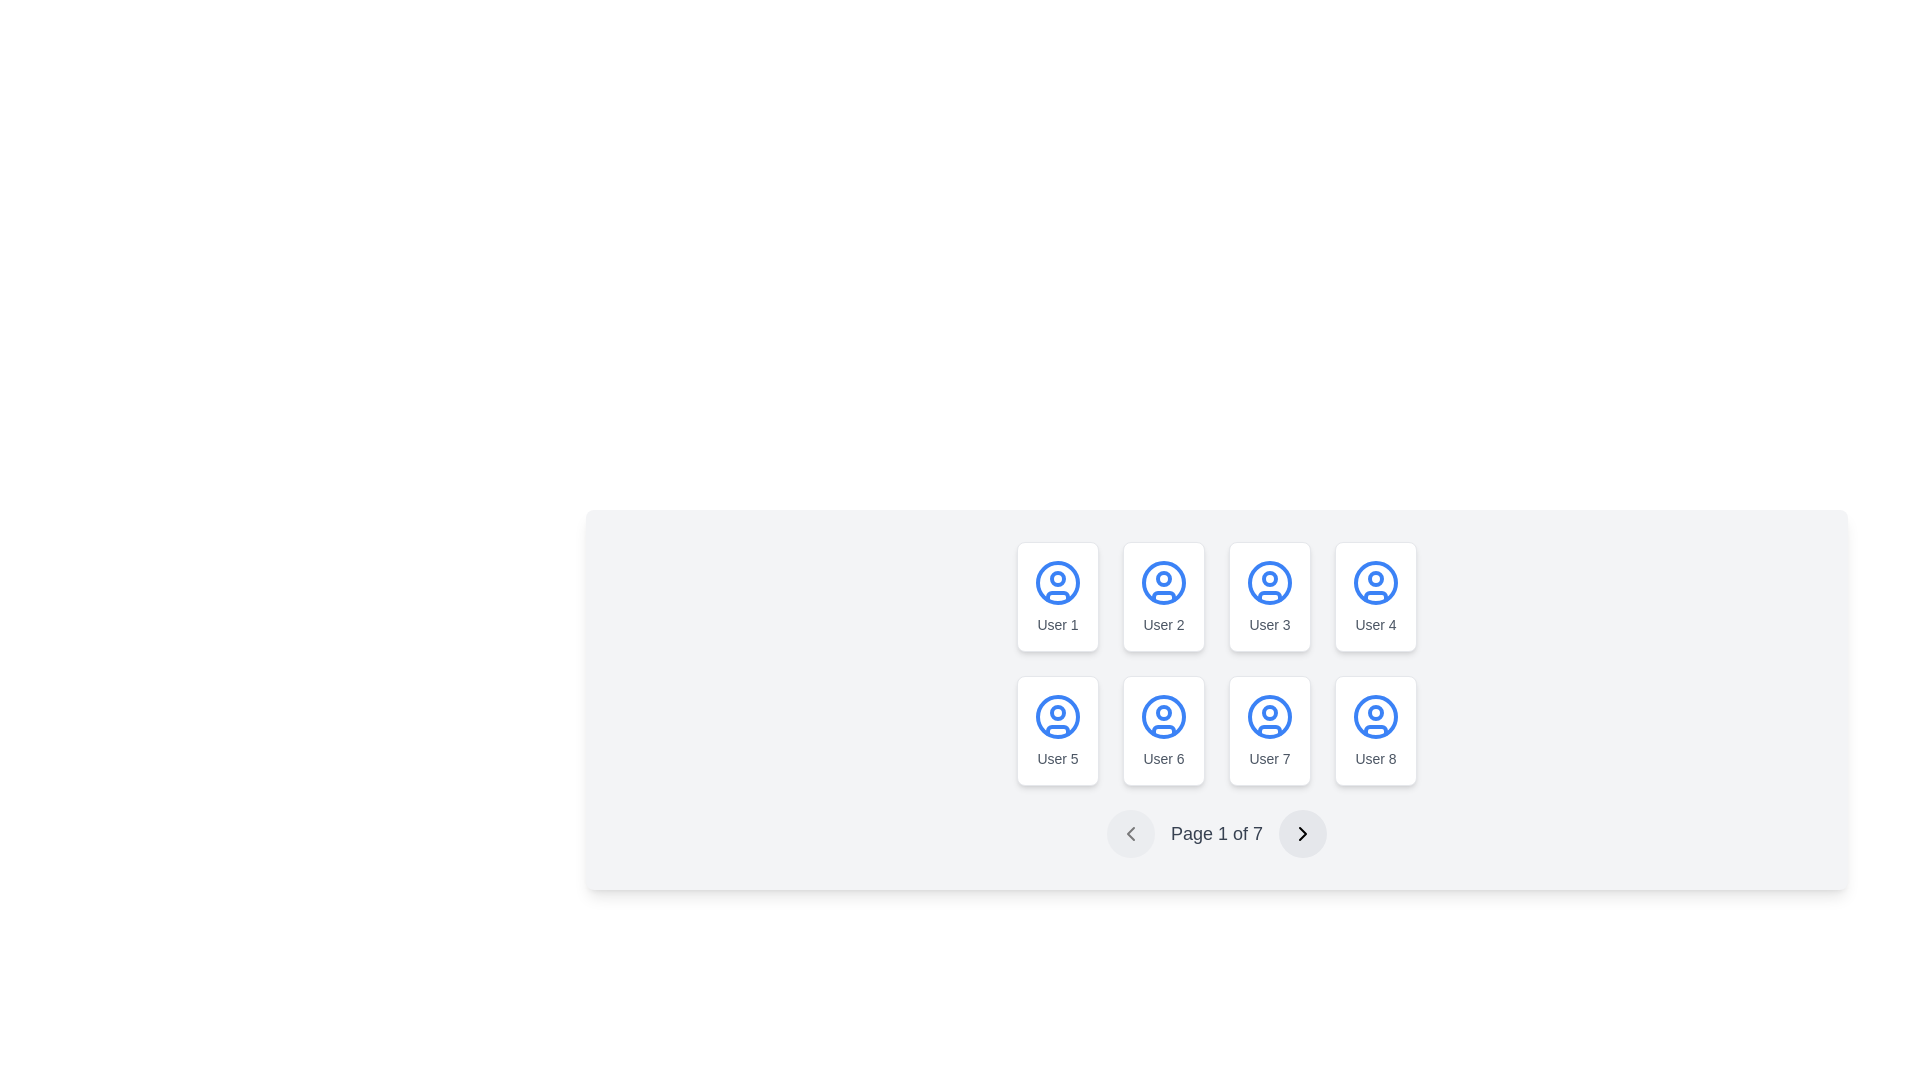  I want to click on the central SVG Circle representing 'User 5' in the profile icon, which is part of the decorative visual in the user grid, so click(1056, 716).